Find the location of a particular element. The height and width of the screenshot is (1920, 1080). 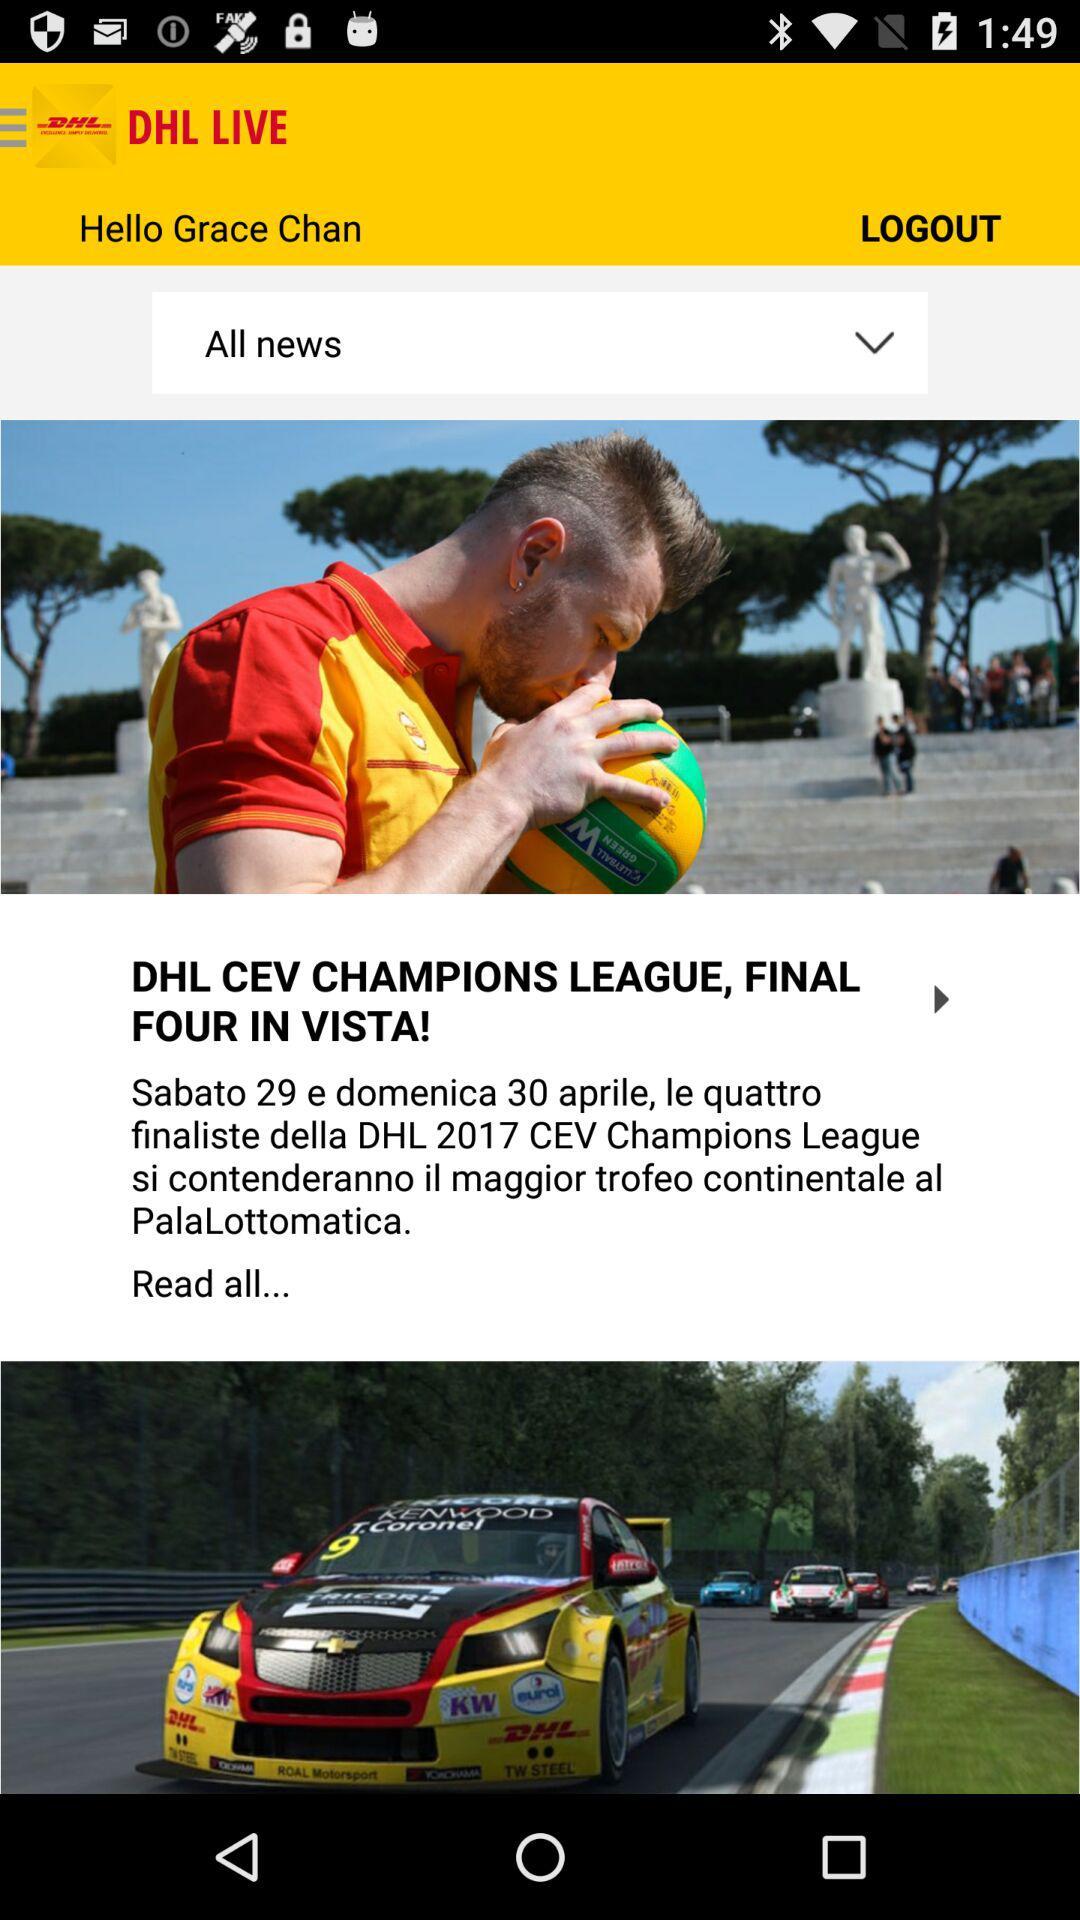

app to the right of the dhl cev champions is located at coordinates (941, 999).